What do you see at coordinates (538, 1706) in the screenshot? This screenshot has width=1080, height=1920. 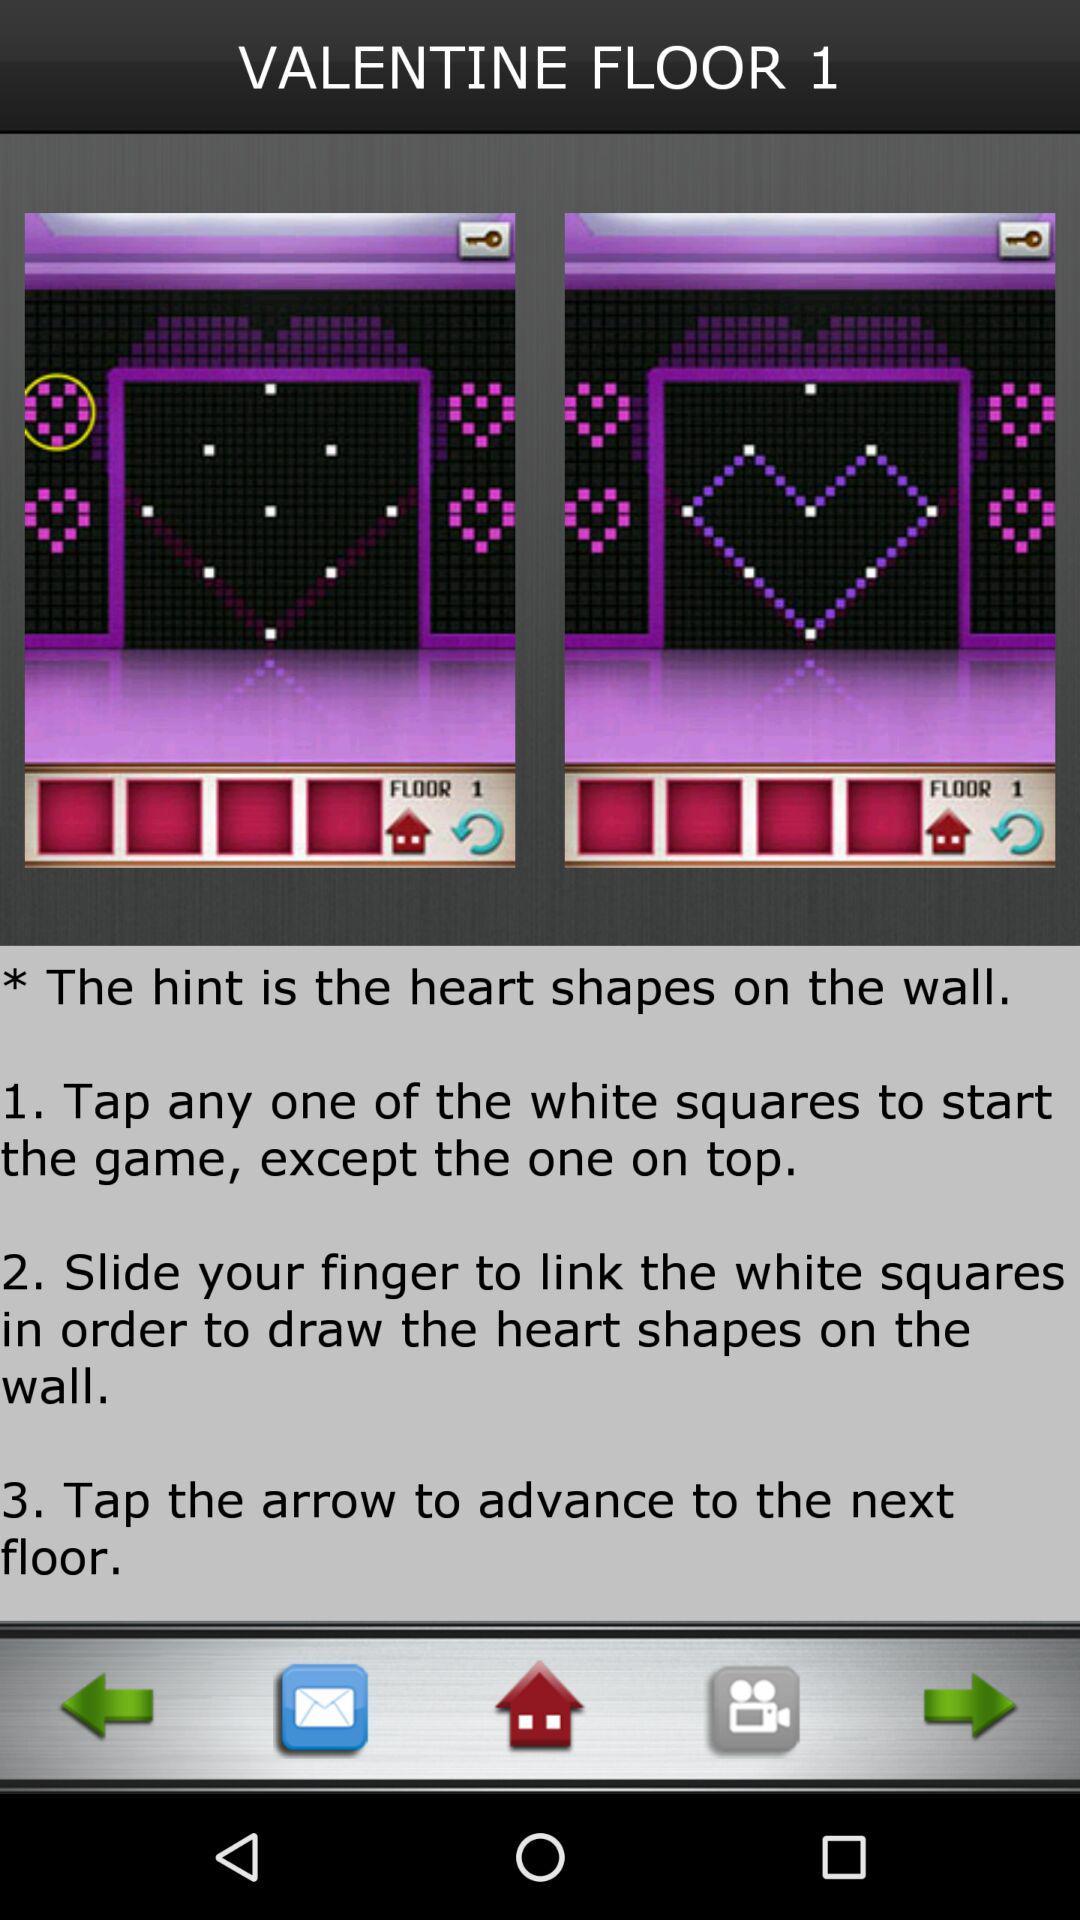 I see `home` at bounding box center [538, 1706].